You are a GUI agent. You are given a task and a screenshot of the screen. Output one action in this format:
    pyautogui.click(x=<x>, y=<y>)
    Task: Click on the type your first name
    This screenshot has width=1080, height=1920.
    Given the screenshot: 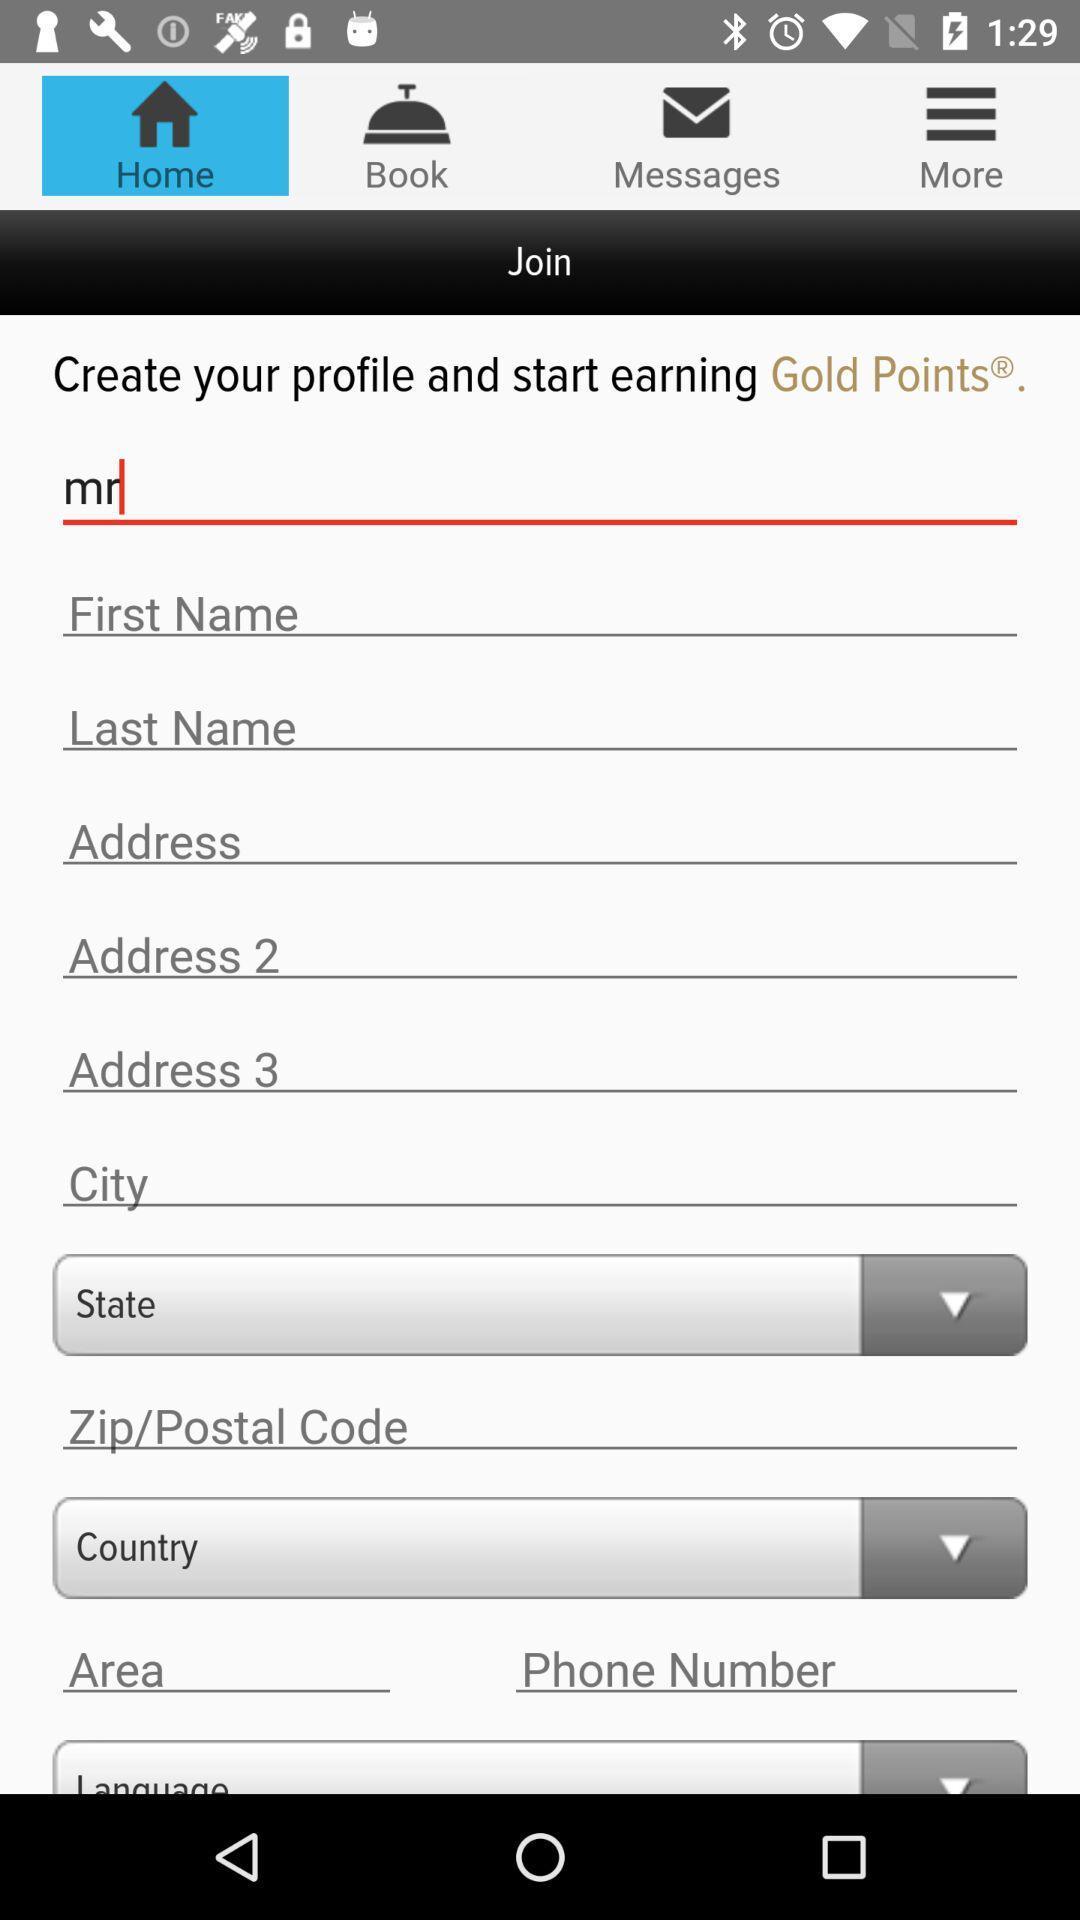 What is the action you would take?
    pyautogui.click(x=540, y=612)
    